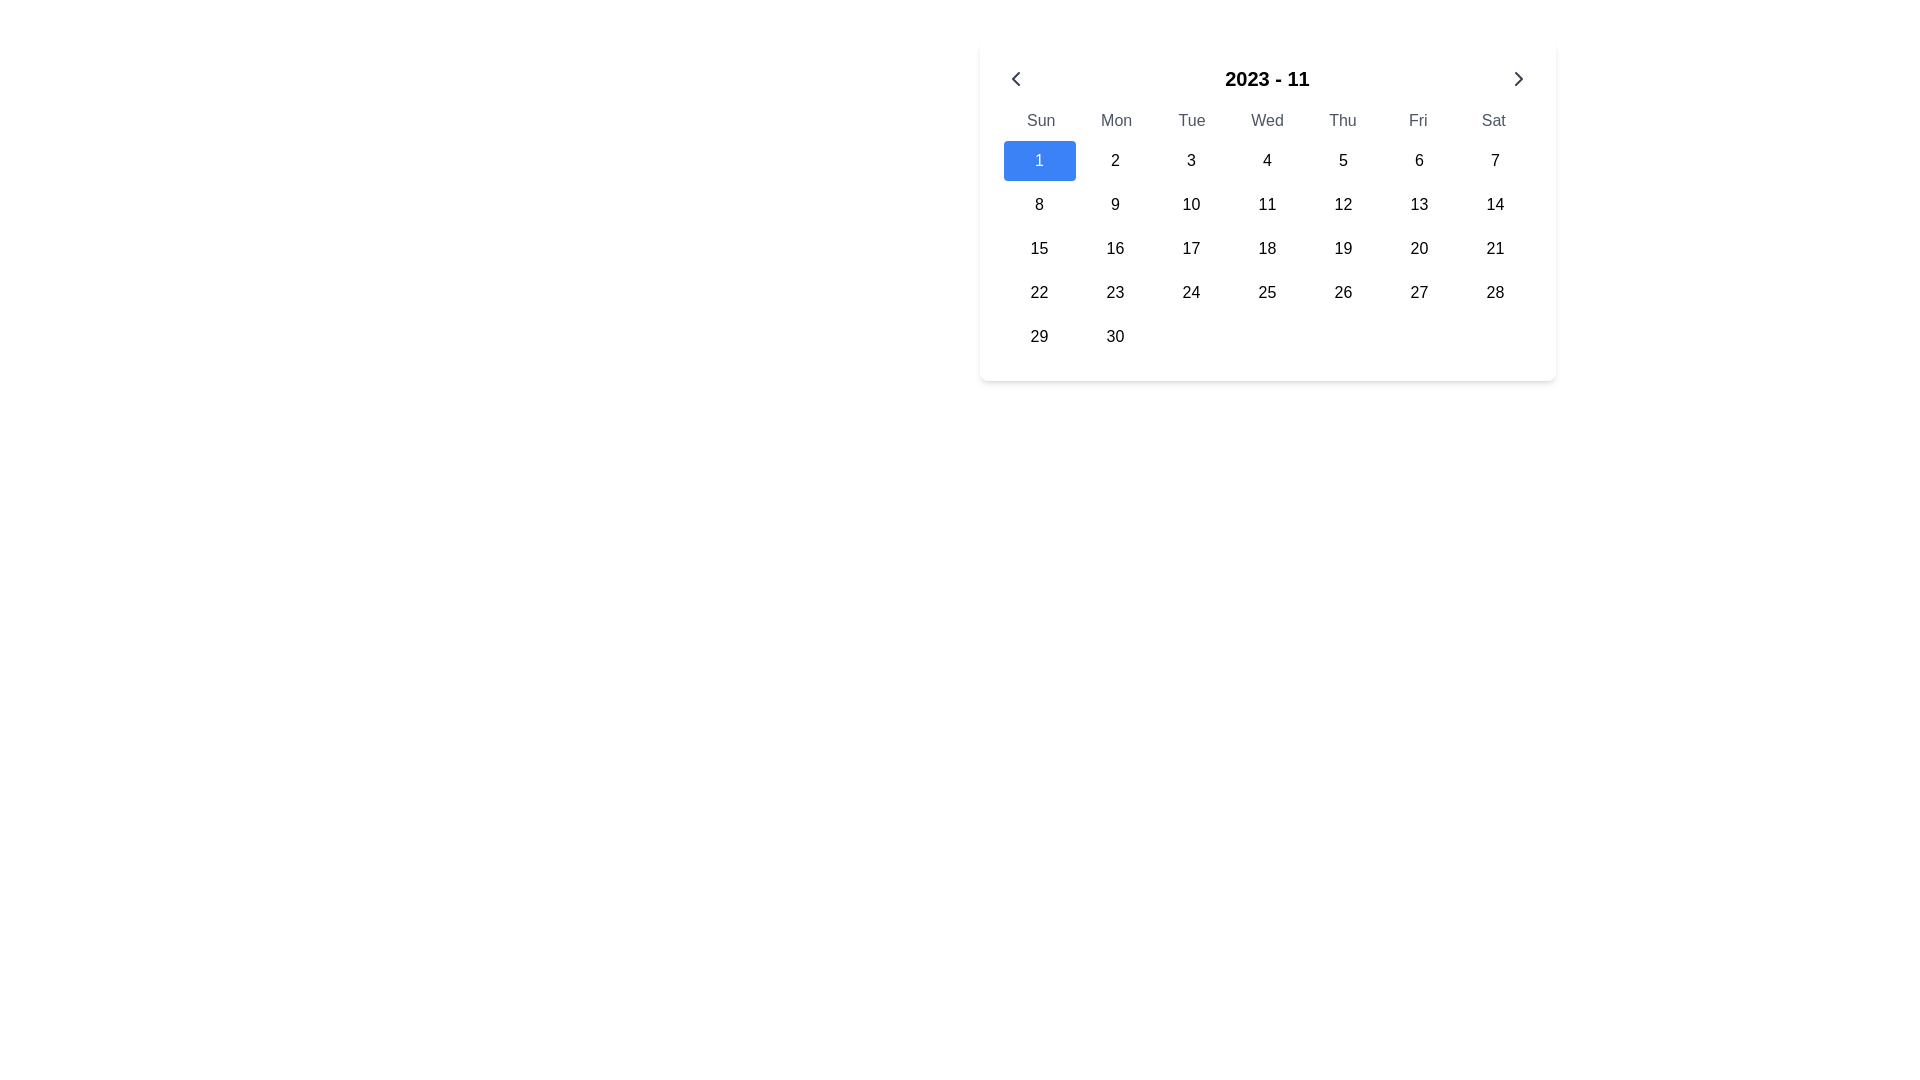 The height and width of the screenshot is (1080, 1920). Describe the element at coordinates (1519, 77) in the screenshot. I see `the button located at the far right of the calendar navigation header` at that location.